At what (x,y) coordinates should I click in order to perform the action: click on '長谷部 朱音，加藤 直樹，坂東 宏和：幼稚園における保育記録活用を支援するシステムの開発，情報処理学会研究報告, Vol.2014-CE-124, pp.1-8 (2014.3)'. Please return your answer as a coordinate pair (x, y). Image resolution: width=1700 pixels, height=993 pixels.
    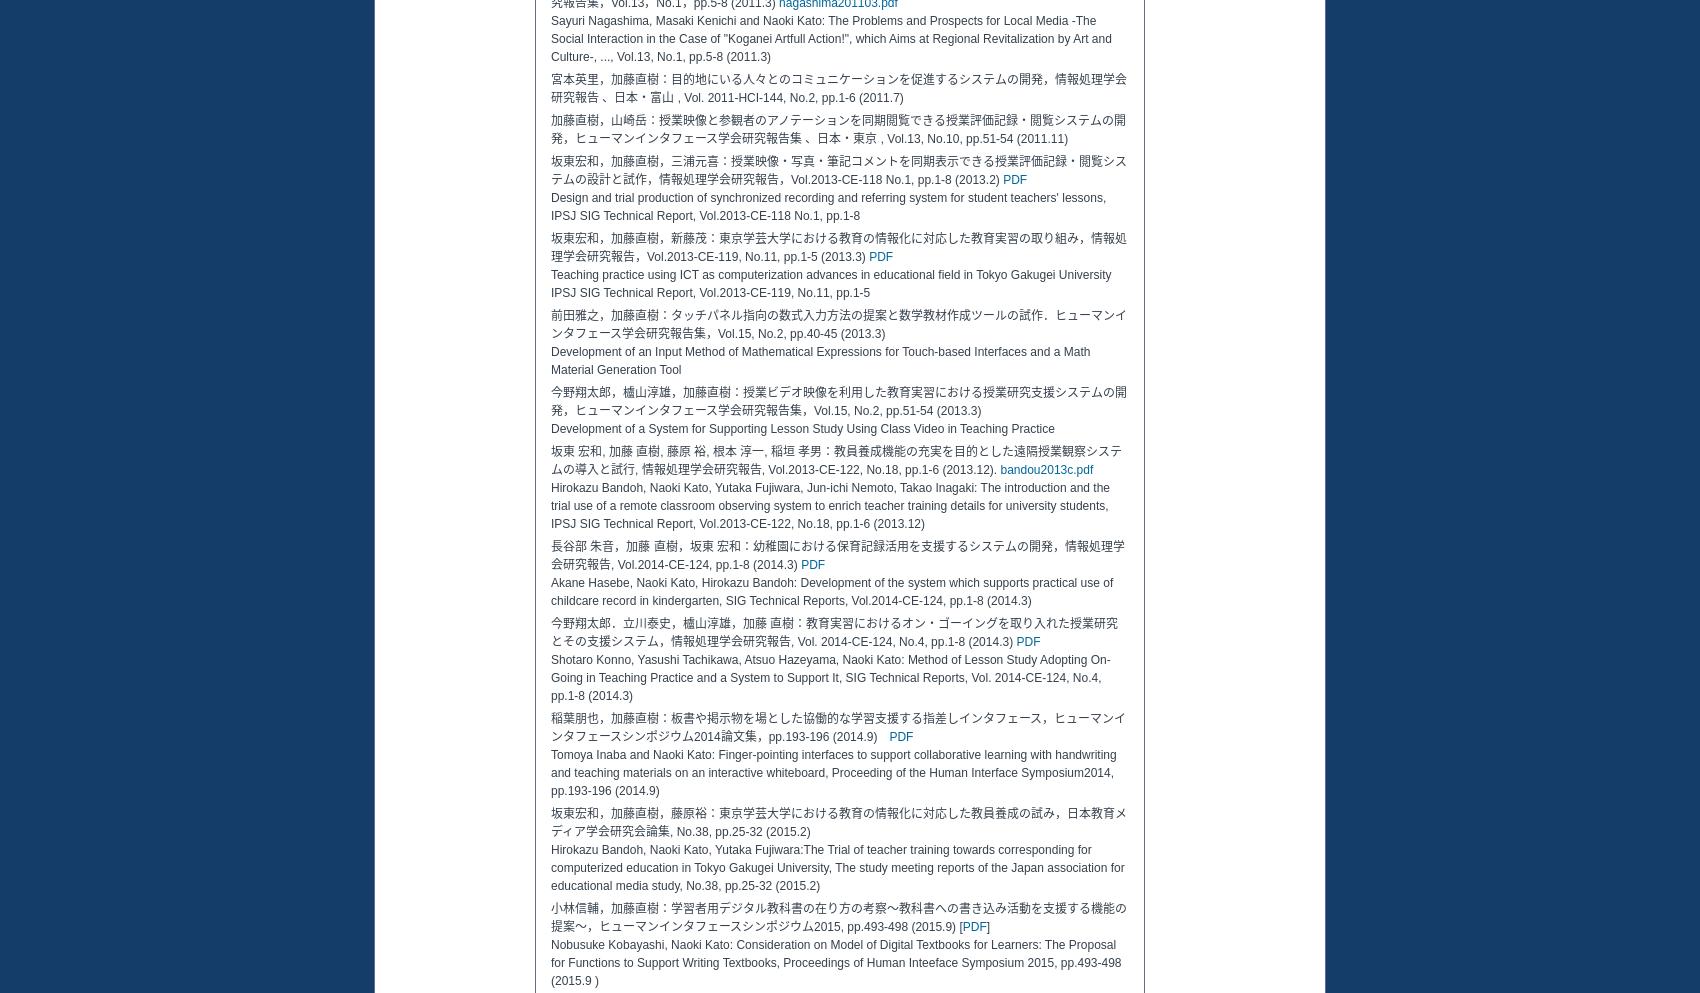
    Looking at the image, I should click on (836, 554).